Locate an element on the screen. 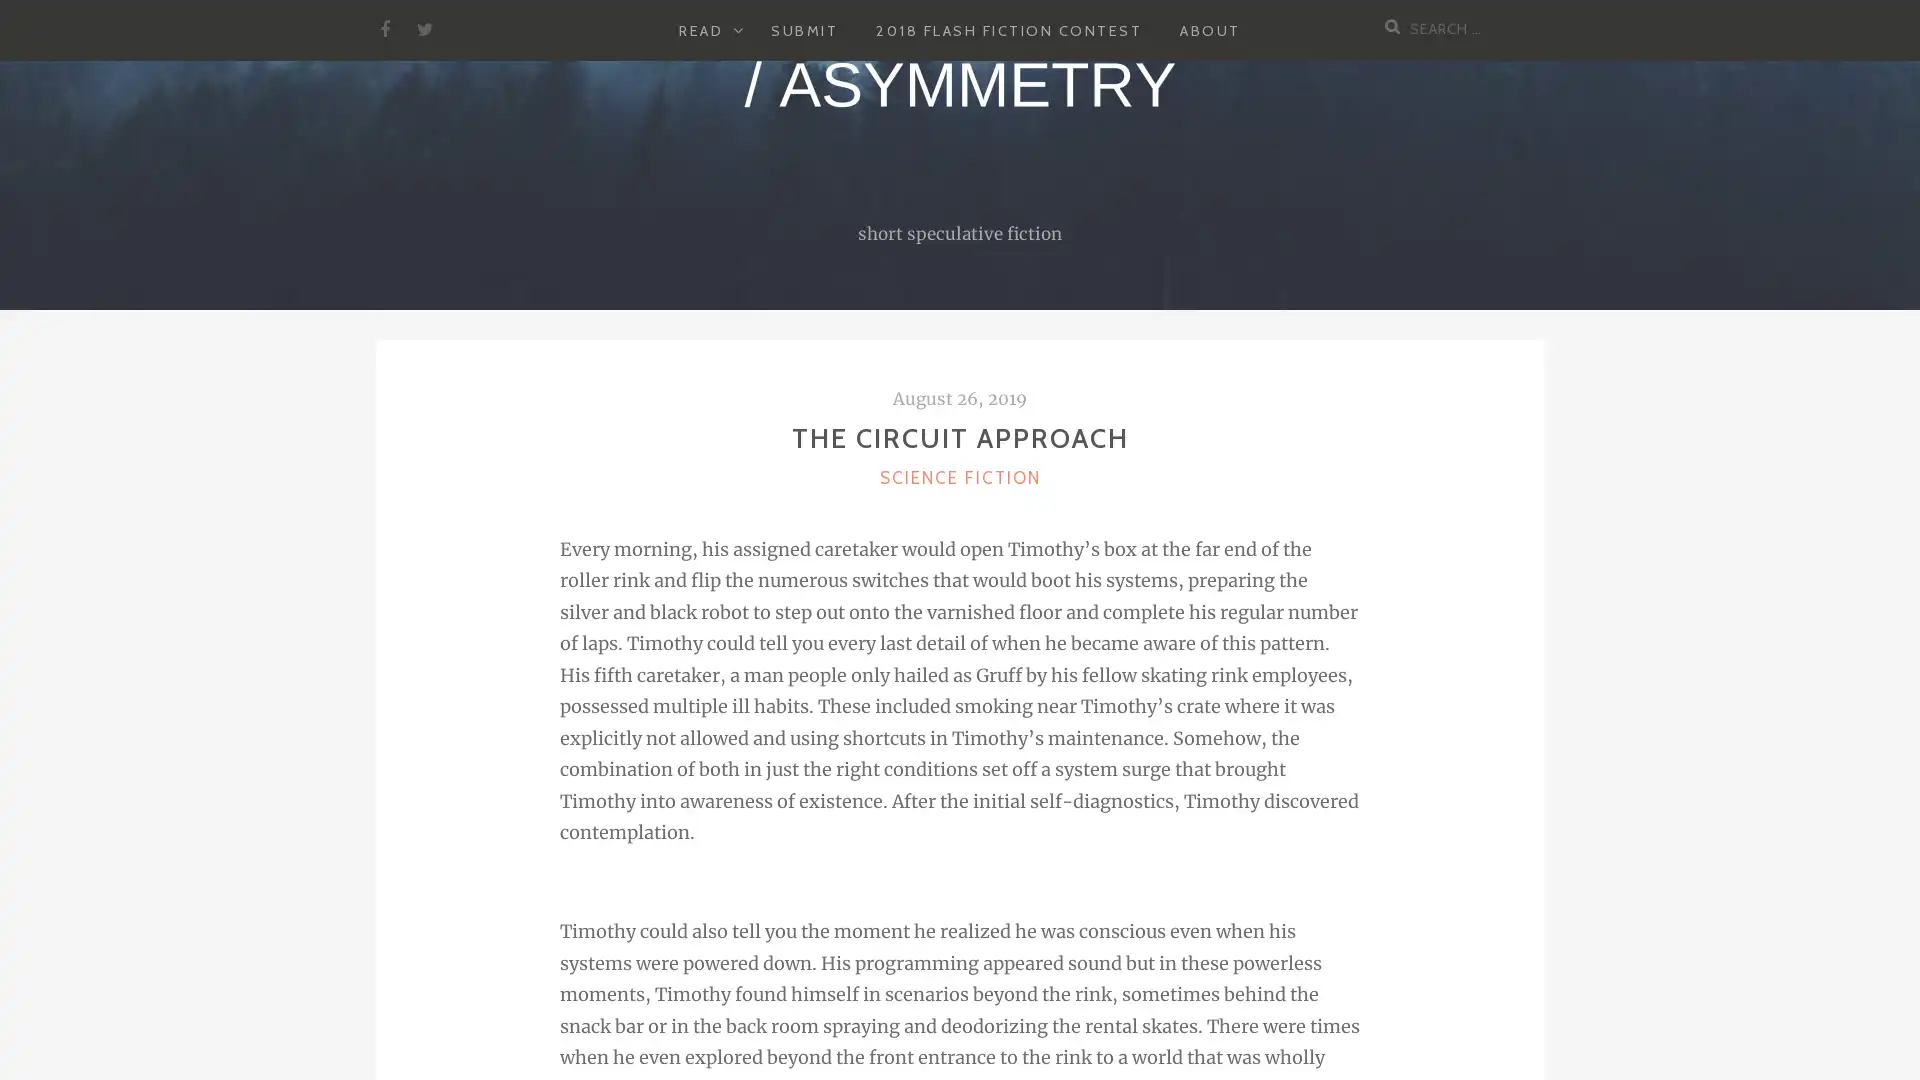 The image size is (1920, 1080). Search is located at coordinates (1394, 26).